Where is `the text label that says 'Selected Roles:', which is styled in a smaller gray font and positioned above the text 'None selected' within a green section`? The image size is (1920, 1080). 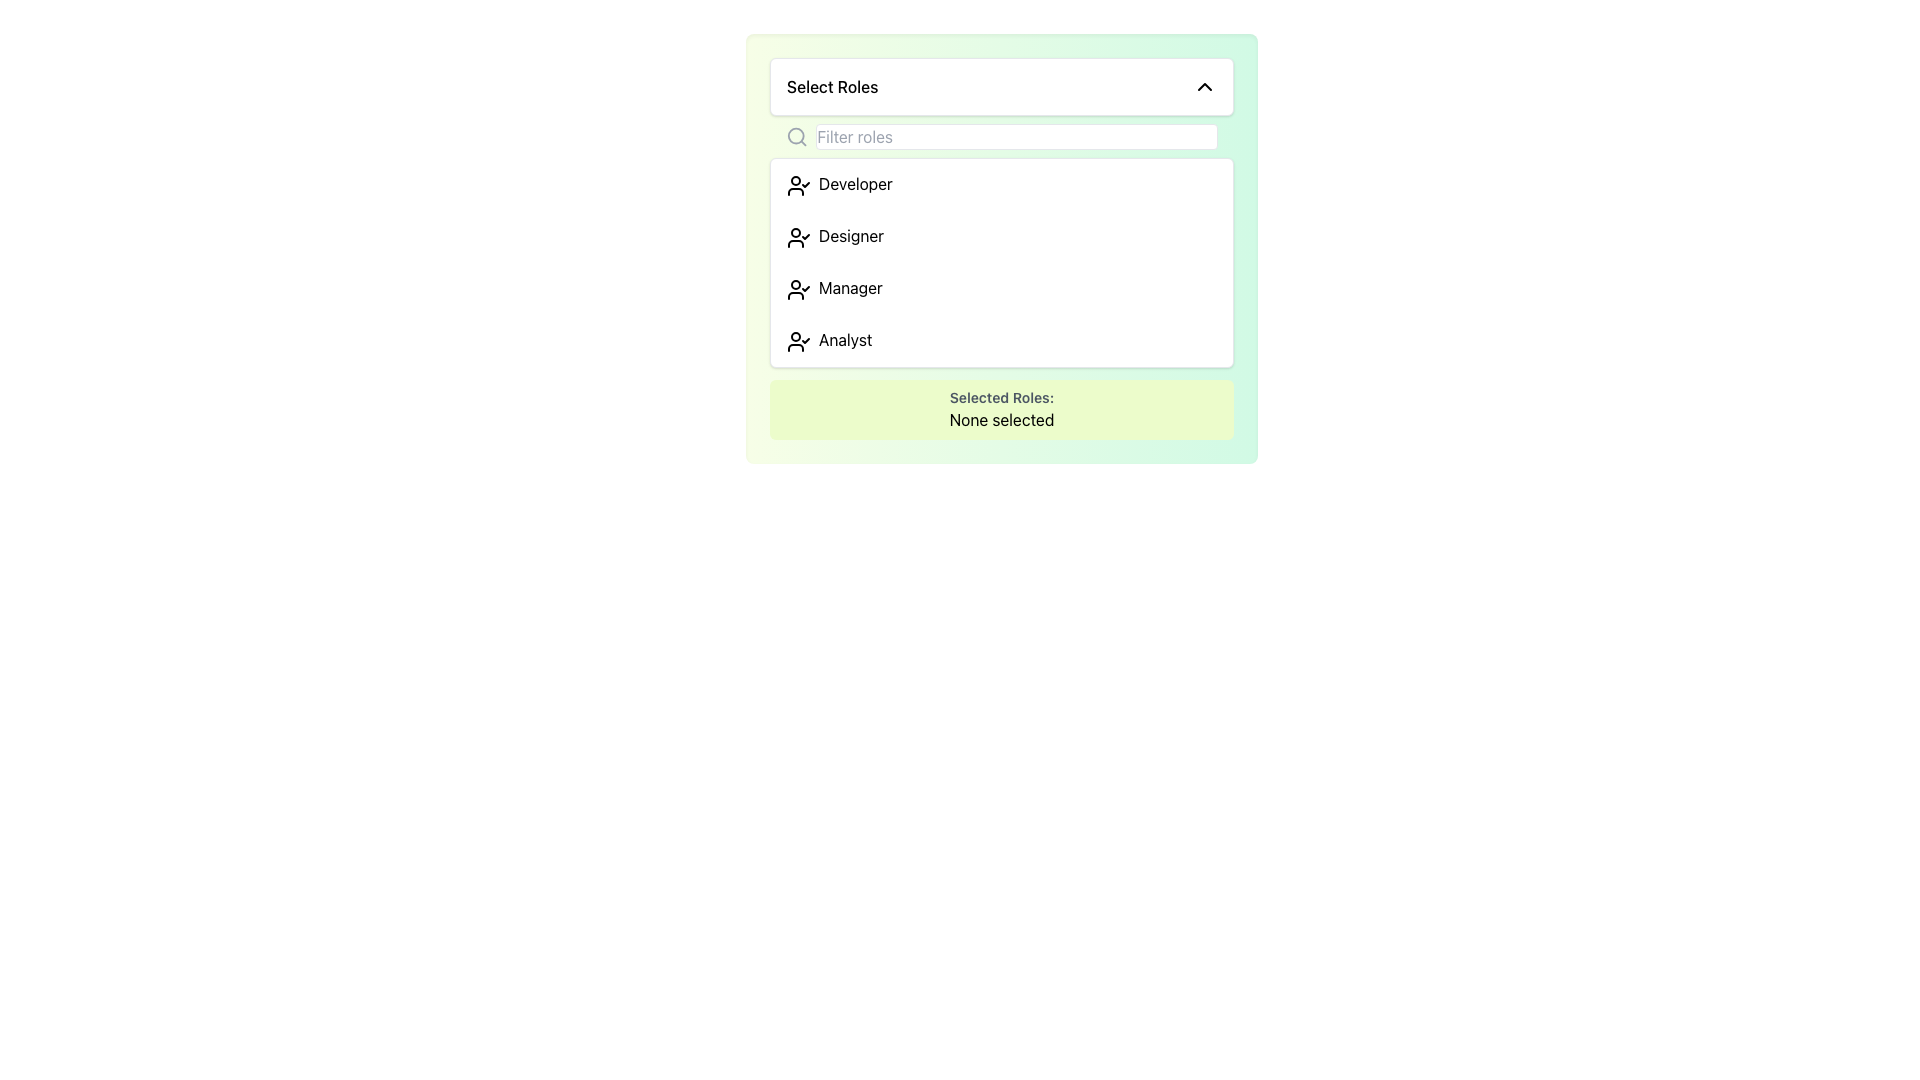
the text label that says 'Selected Roles:', which is styled in a smaller gray font and positioned above the text 'None selected' within a green section is located at coordinates (1002, 397).